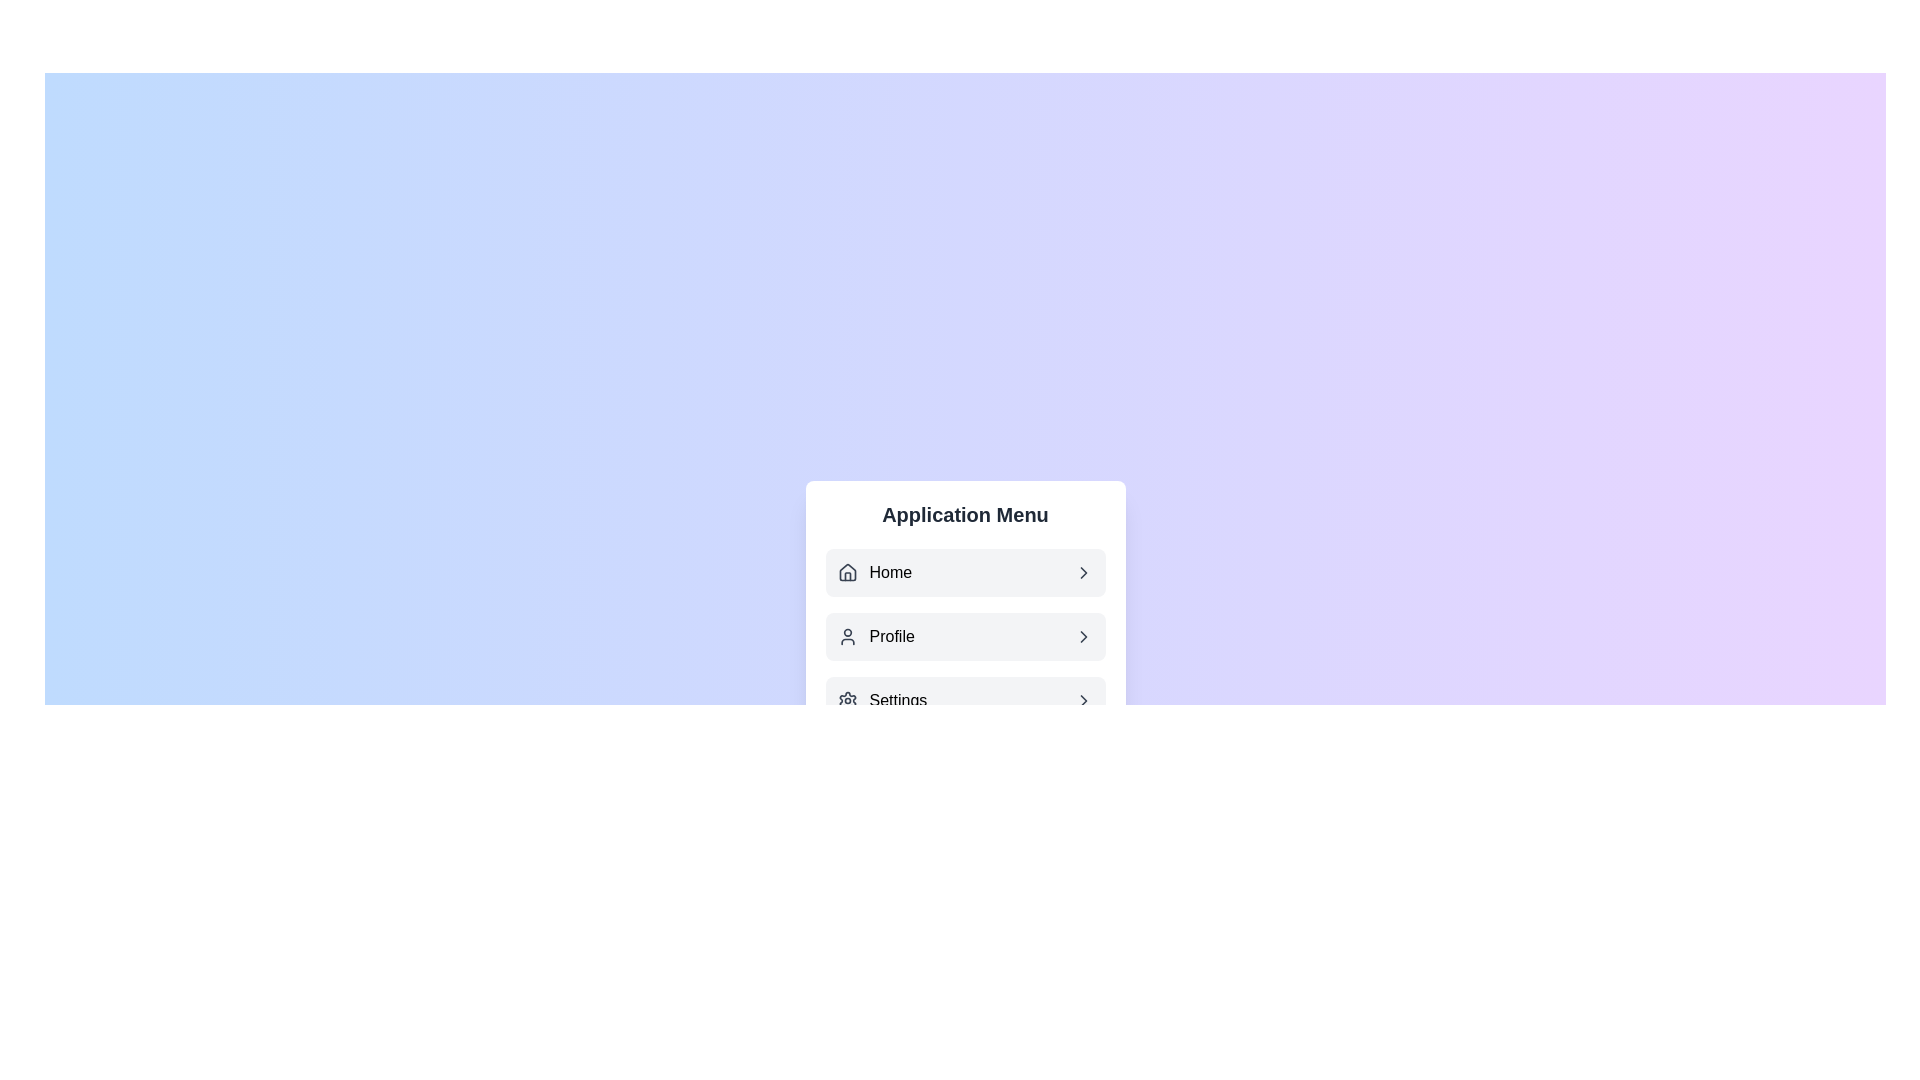  What do you see at coordinates (847, 700) in the screenshot?
I see `the 'Settings' menu option icon located to the left of the menu item text in the Application Menu section` at bounding box center [847, 700].